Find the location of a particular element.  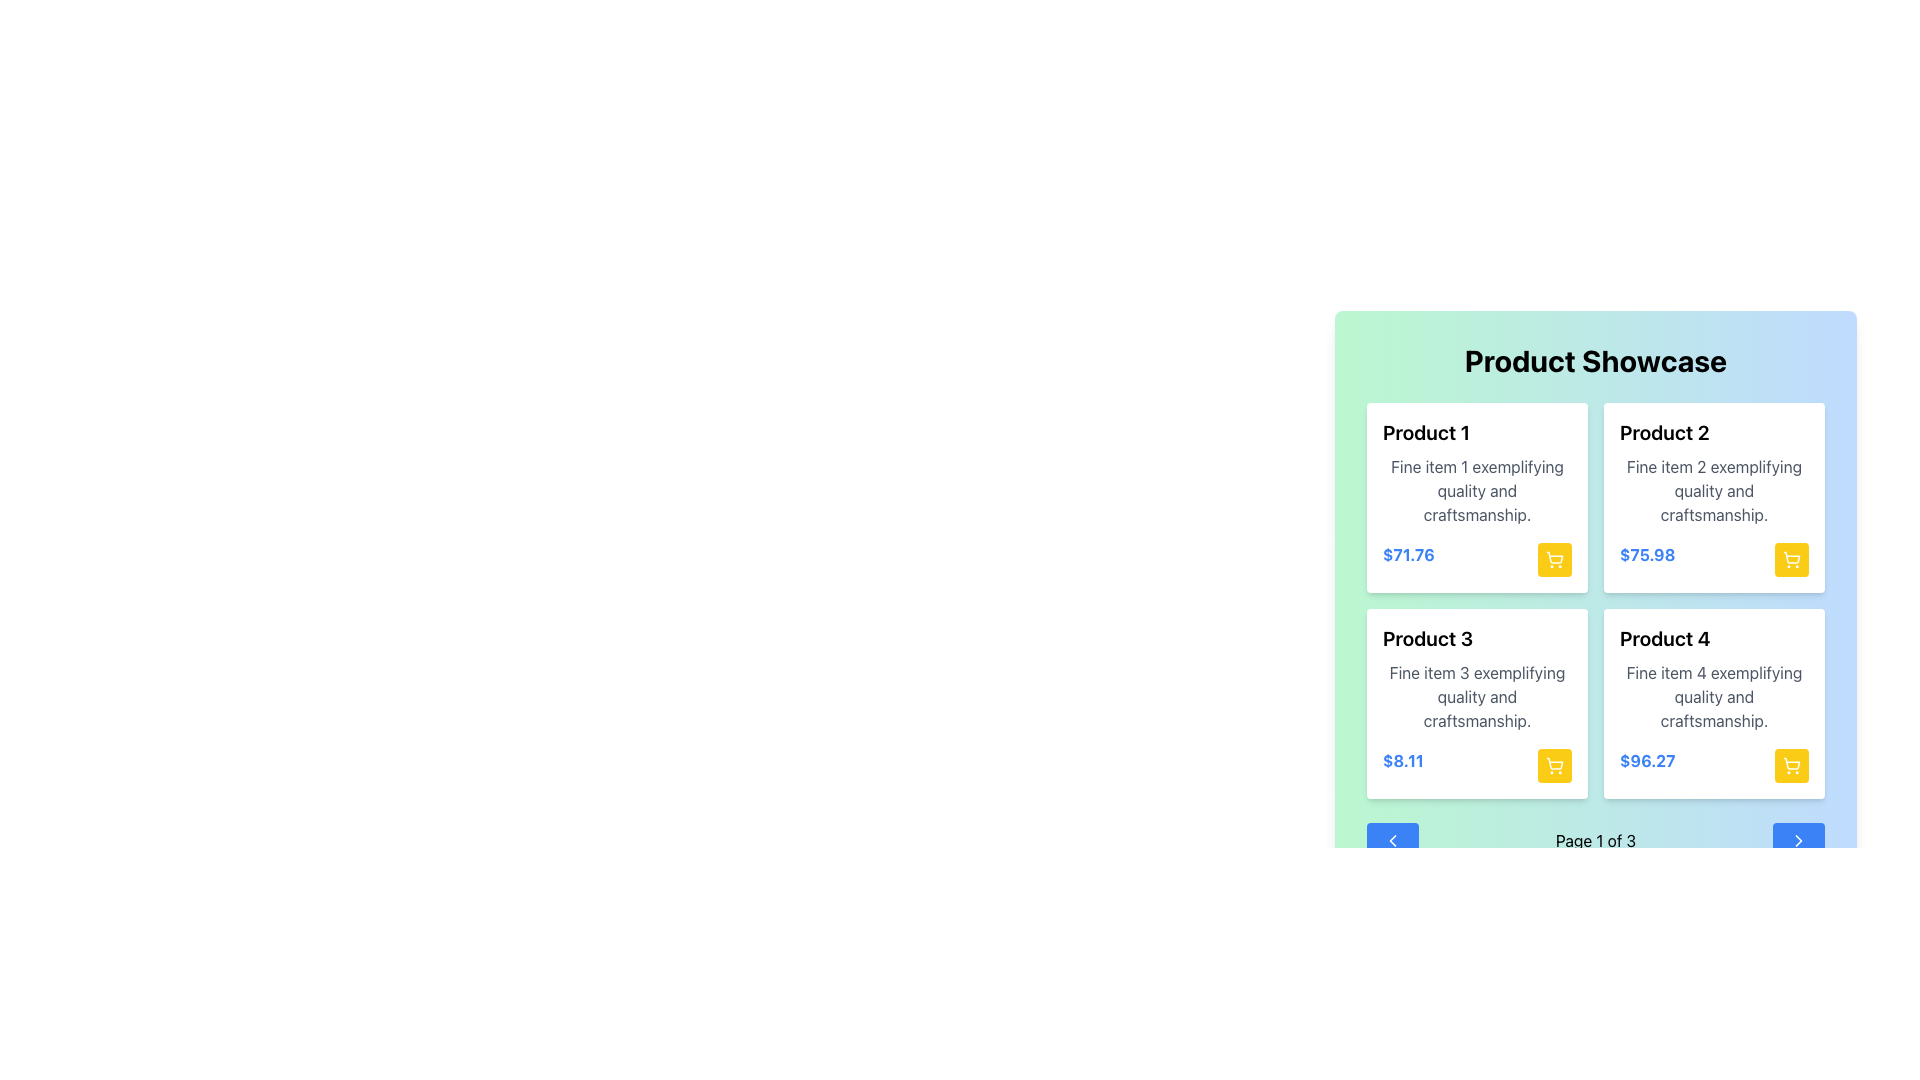

the static text label indicating the current page number and total number of pages at the bottom of the card layout is located at coordinates (1595, 840).